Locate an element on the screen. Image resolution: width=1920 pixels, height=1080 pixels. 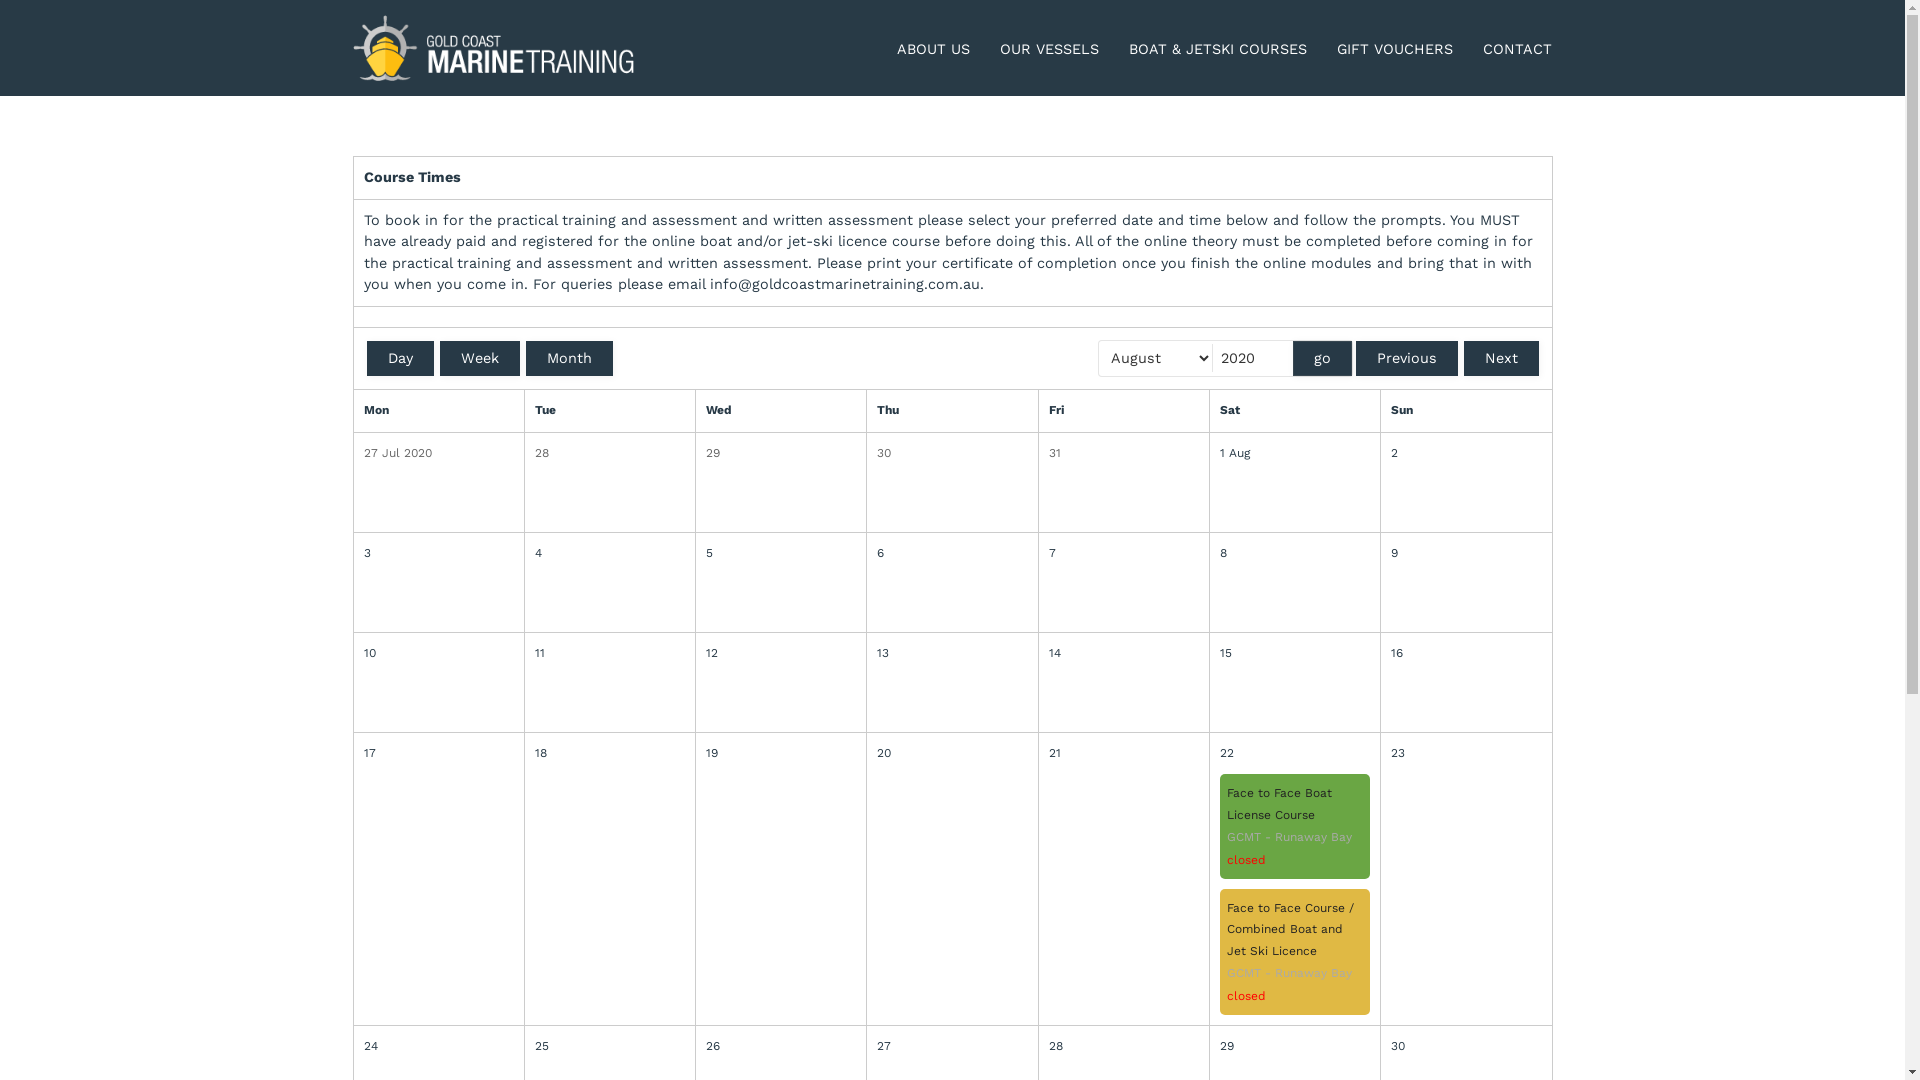
'18' is located at coordinates (608, 753).